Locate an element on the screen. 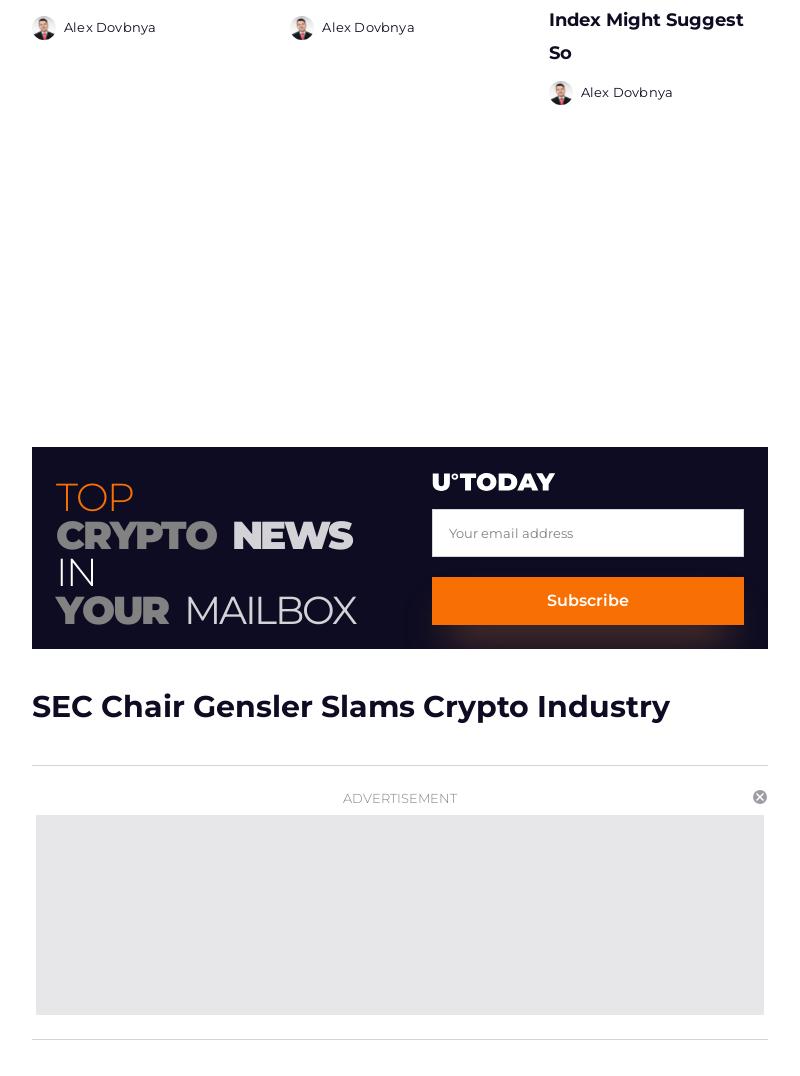  'Mailbox' is located at coordinates (269, 602).